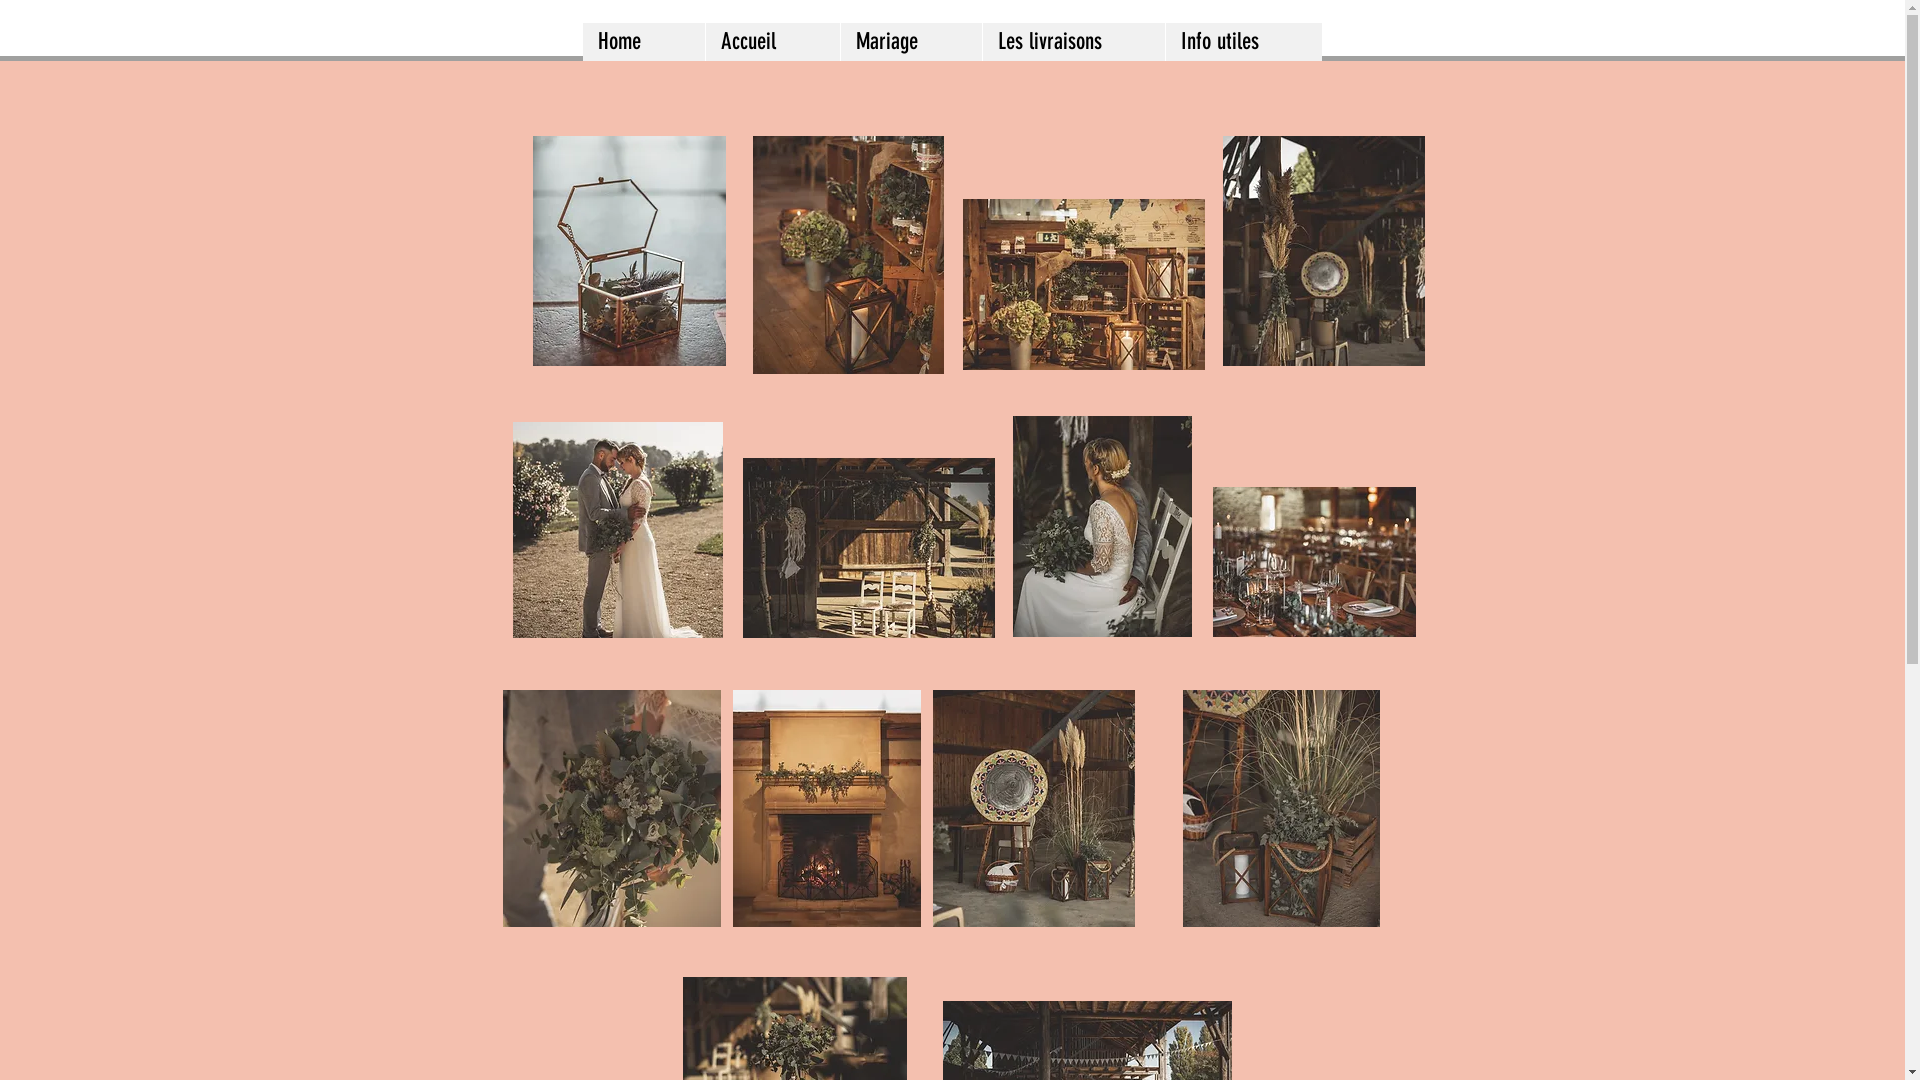  Describe the element at coordinates (643, 42) in the screenshot. I see `'Home'` at that location.